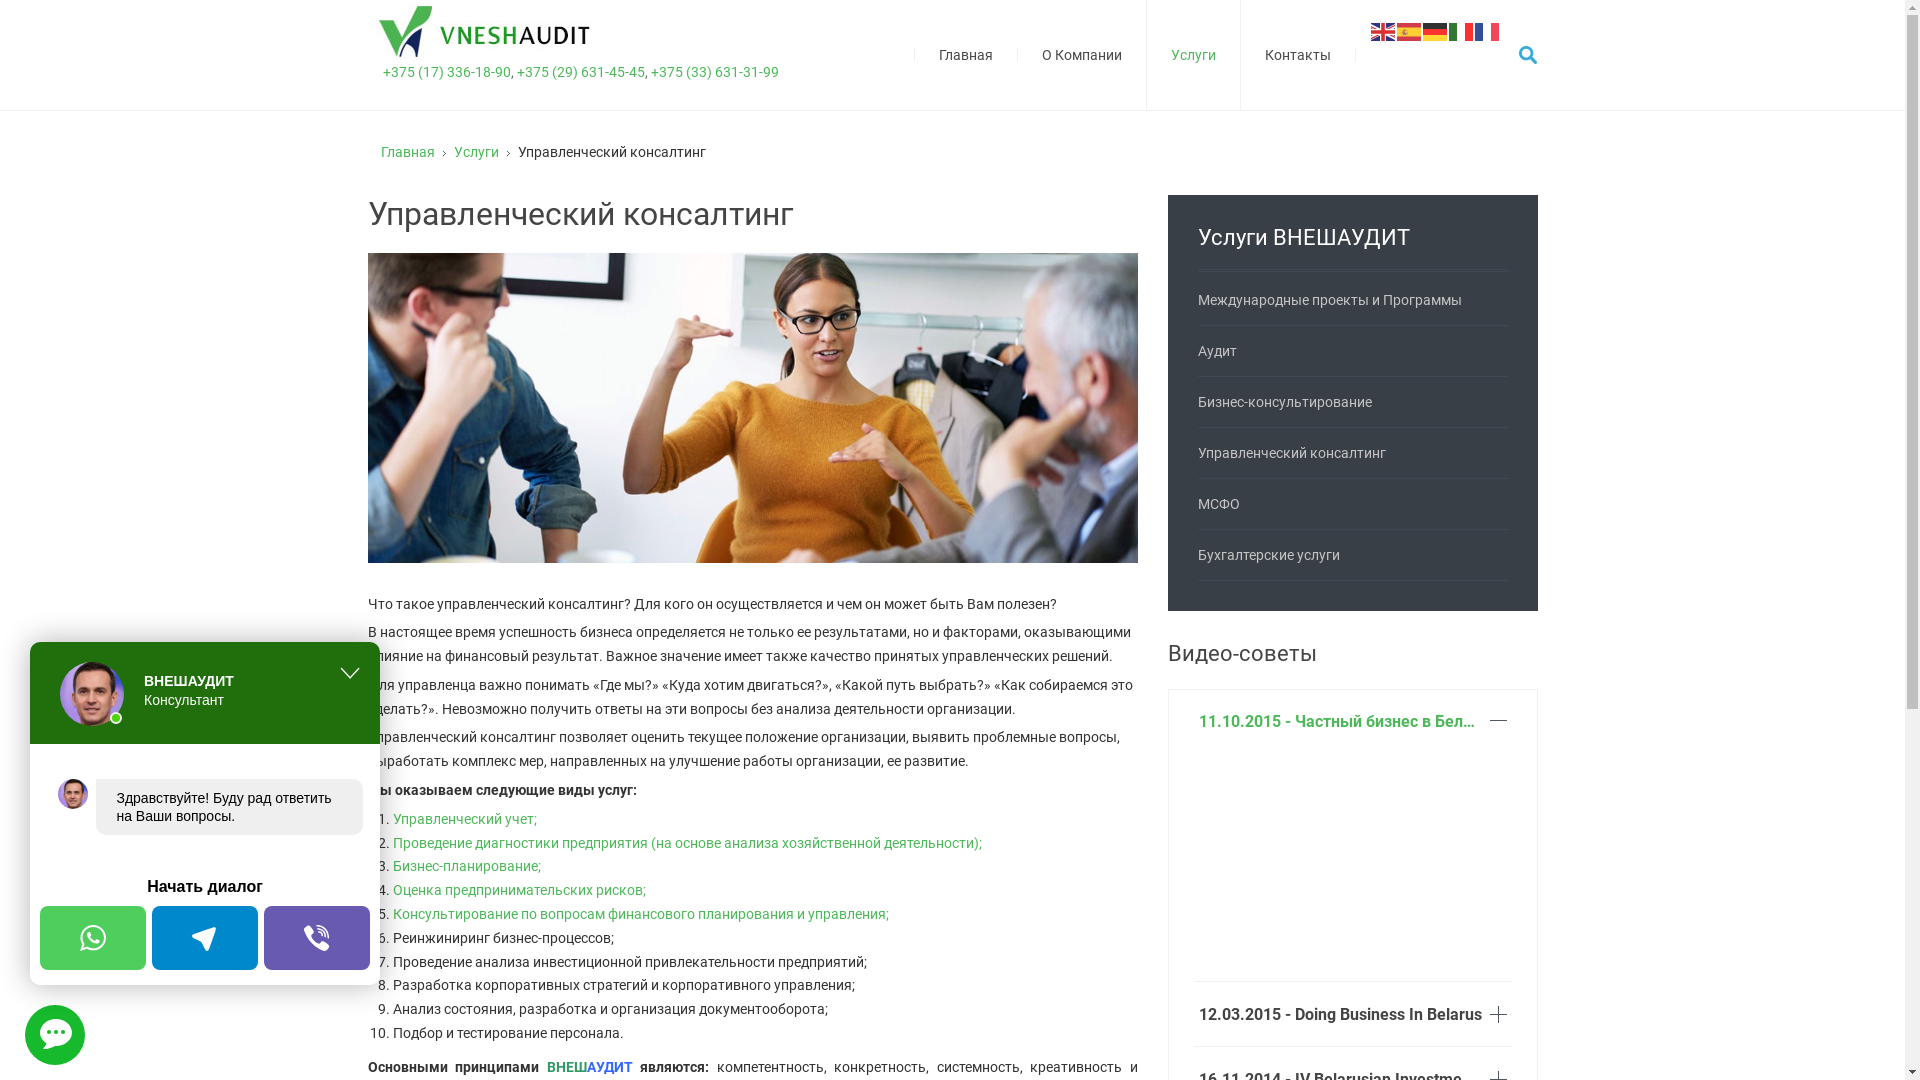 This screenshot has height=1080, width=1920. I want to click on 'Telegram', so click(205, 937).